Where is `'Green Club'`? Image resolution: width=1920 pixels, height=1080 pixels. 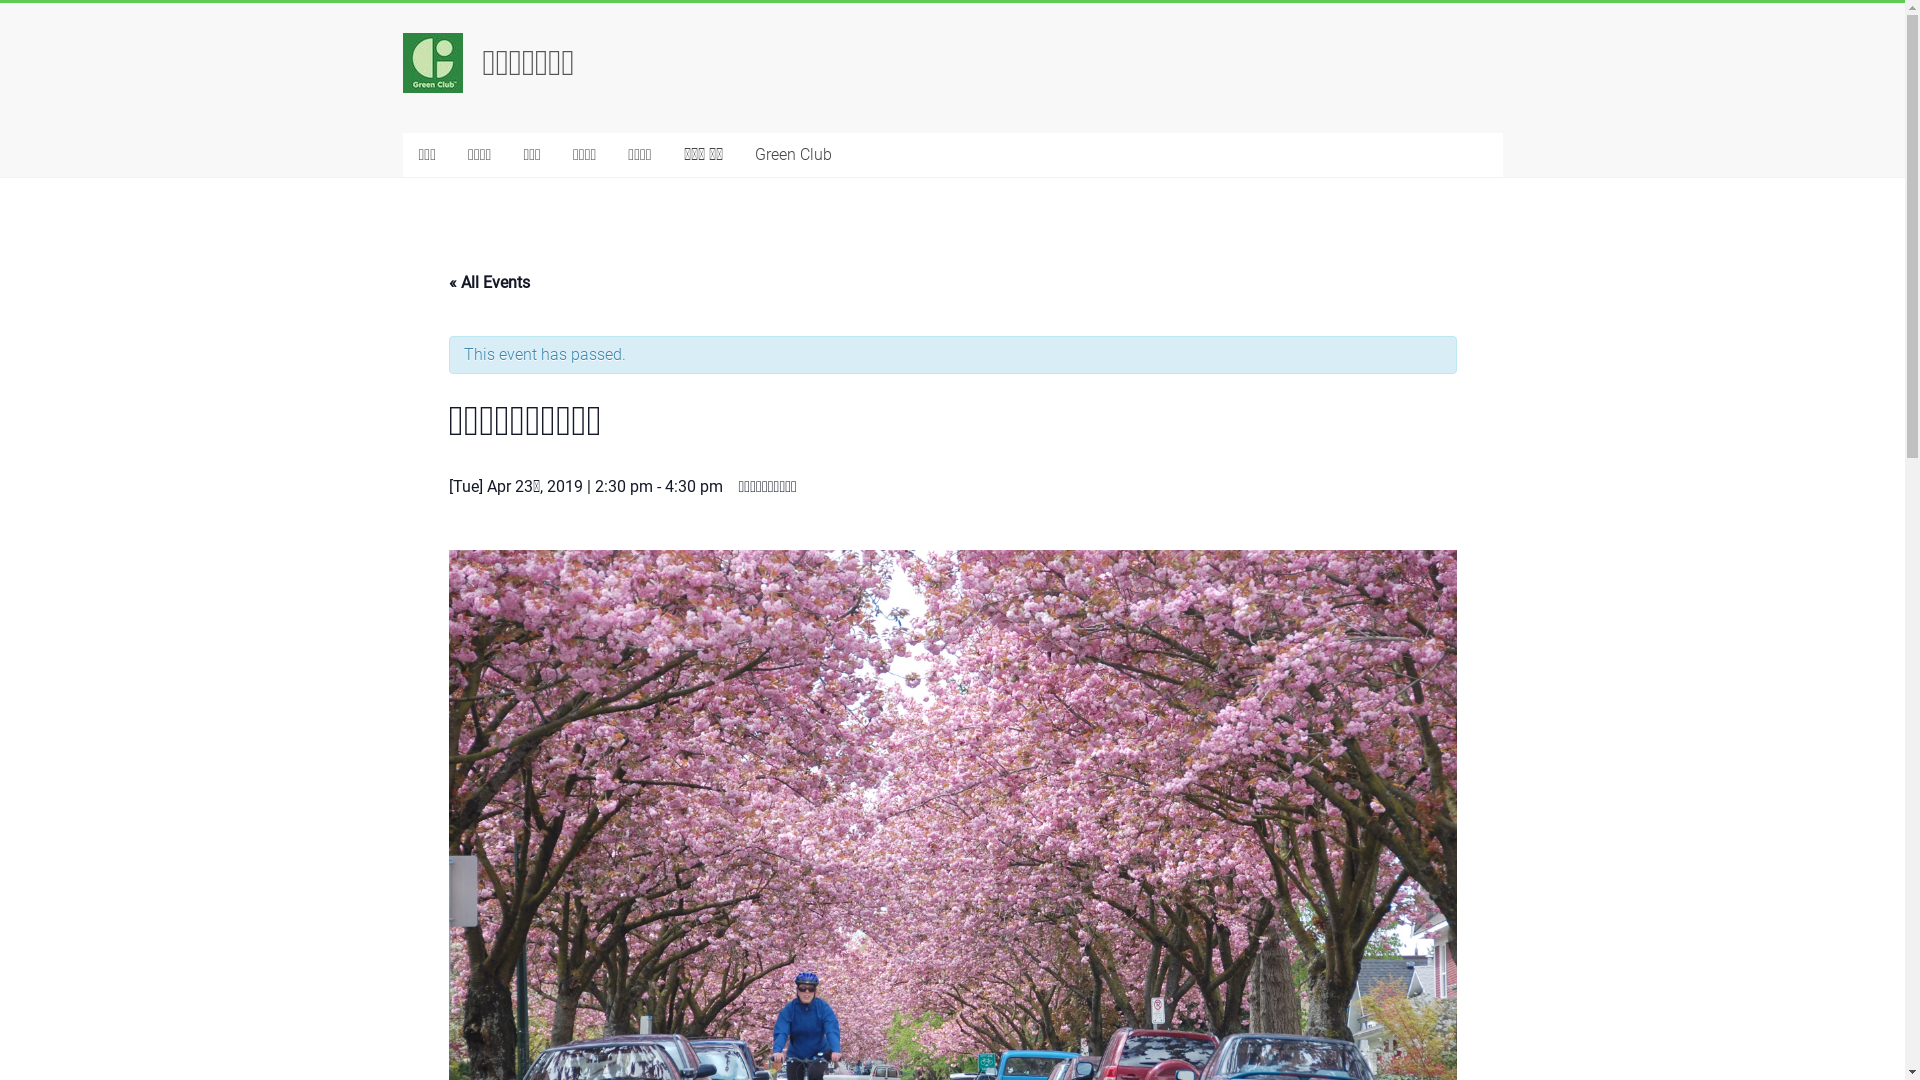
'Green Club' is located at coordinates (792, 153).